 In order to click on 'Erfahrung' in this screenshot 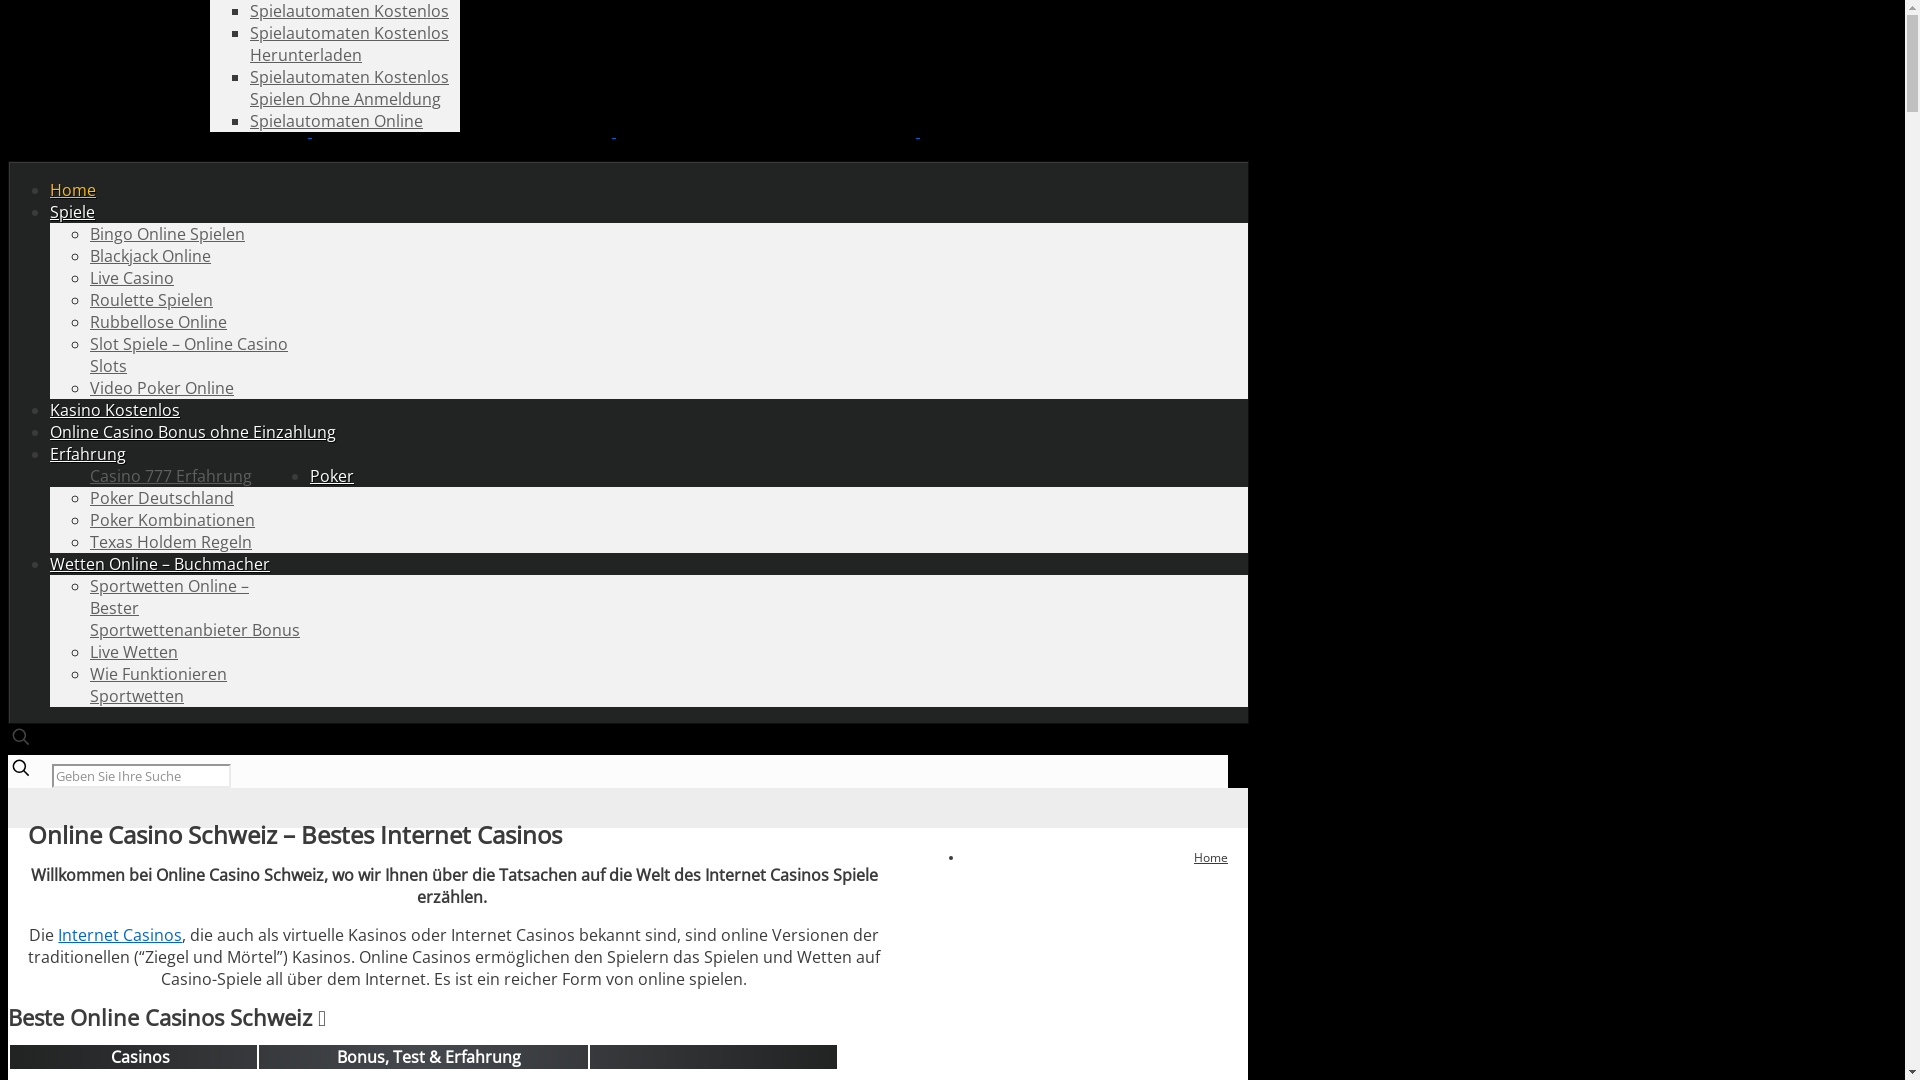, I will do `click(86, 454)`.